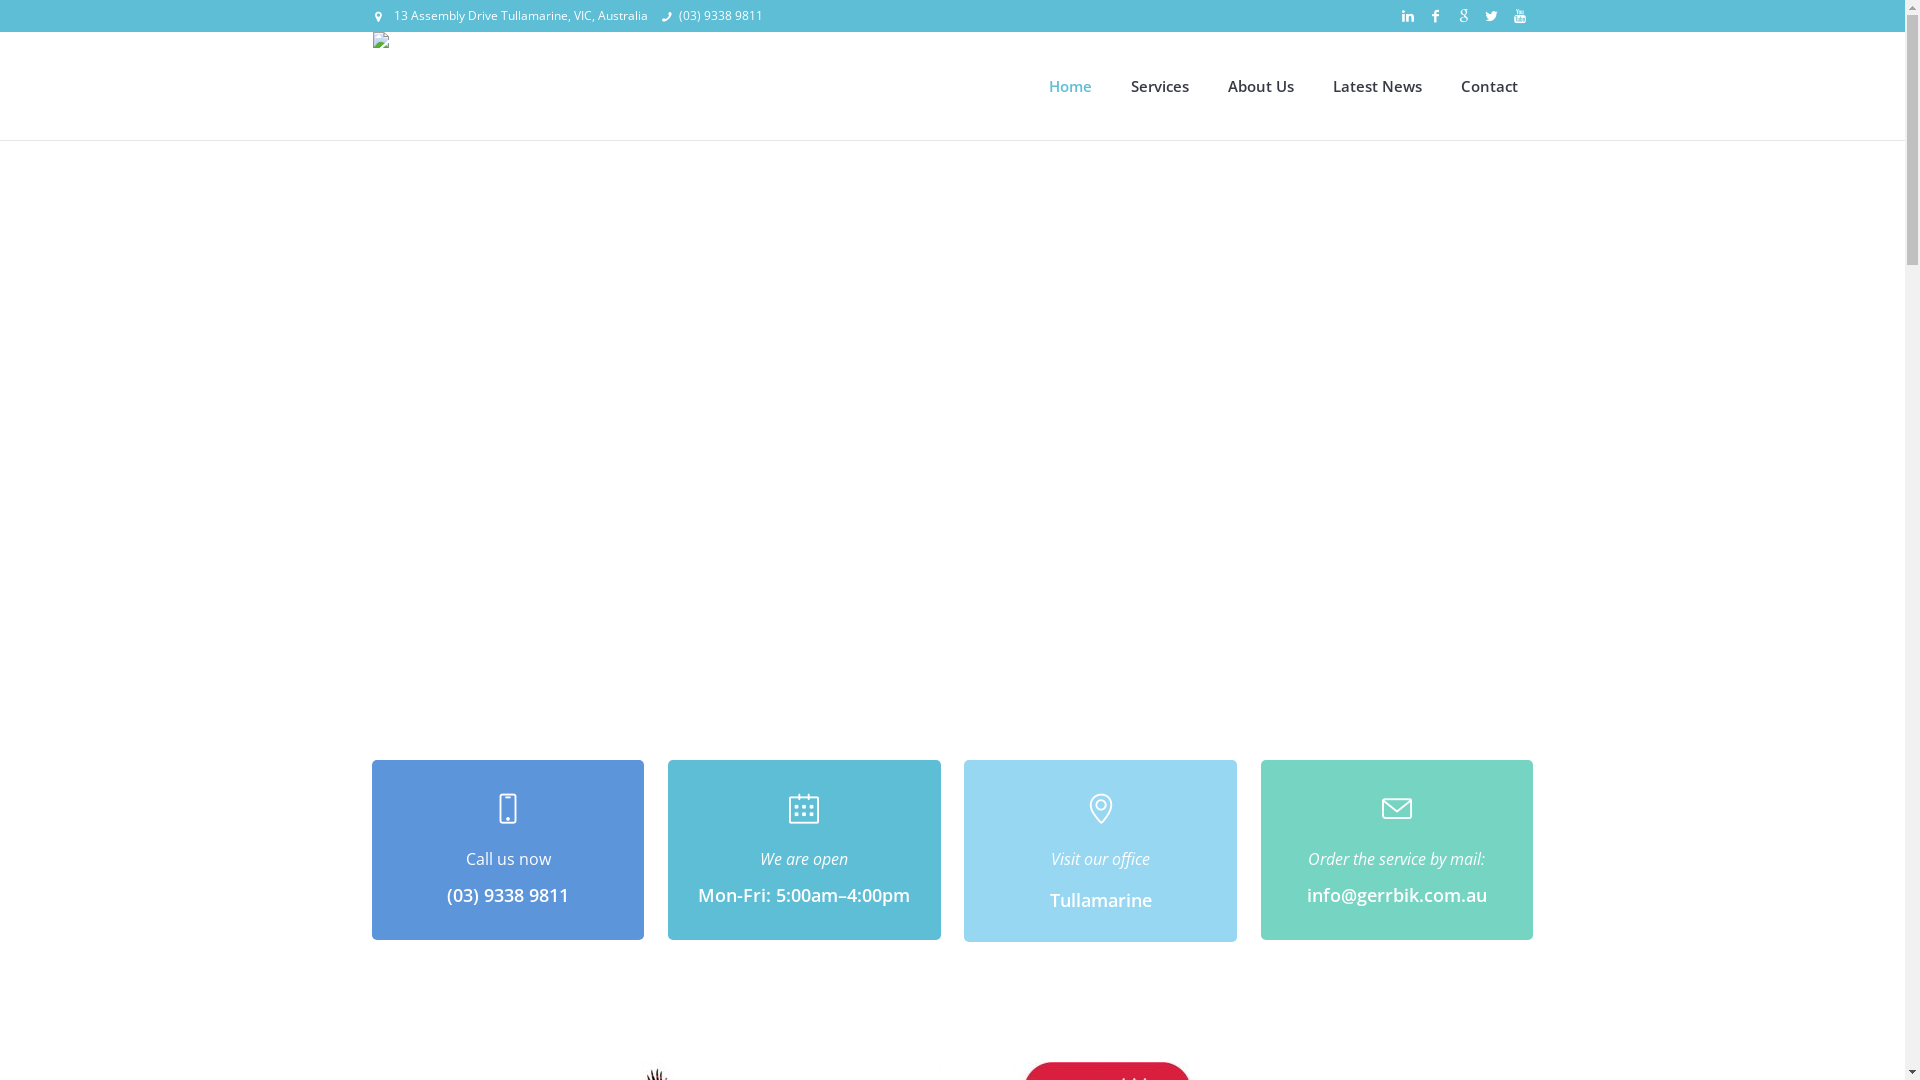 Image resolution: width=1920 pixels, height=1080 pixels. Describe the element at coordinates (1069, 84) in the screenshot. I see `'Home'` at that location.